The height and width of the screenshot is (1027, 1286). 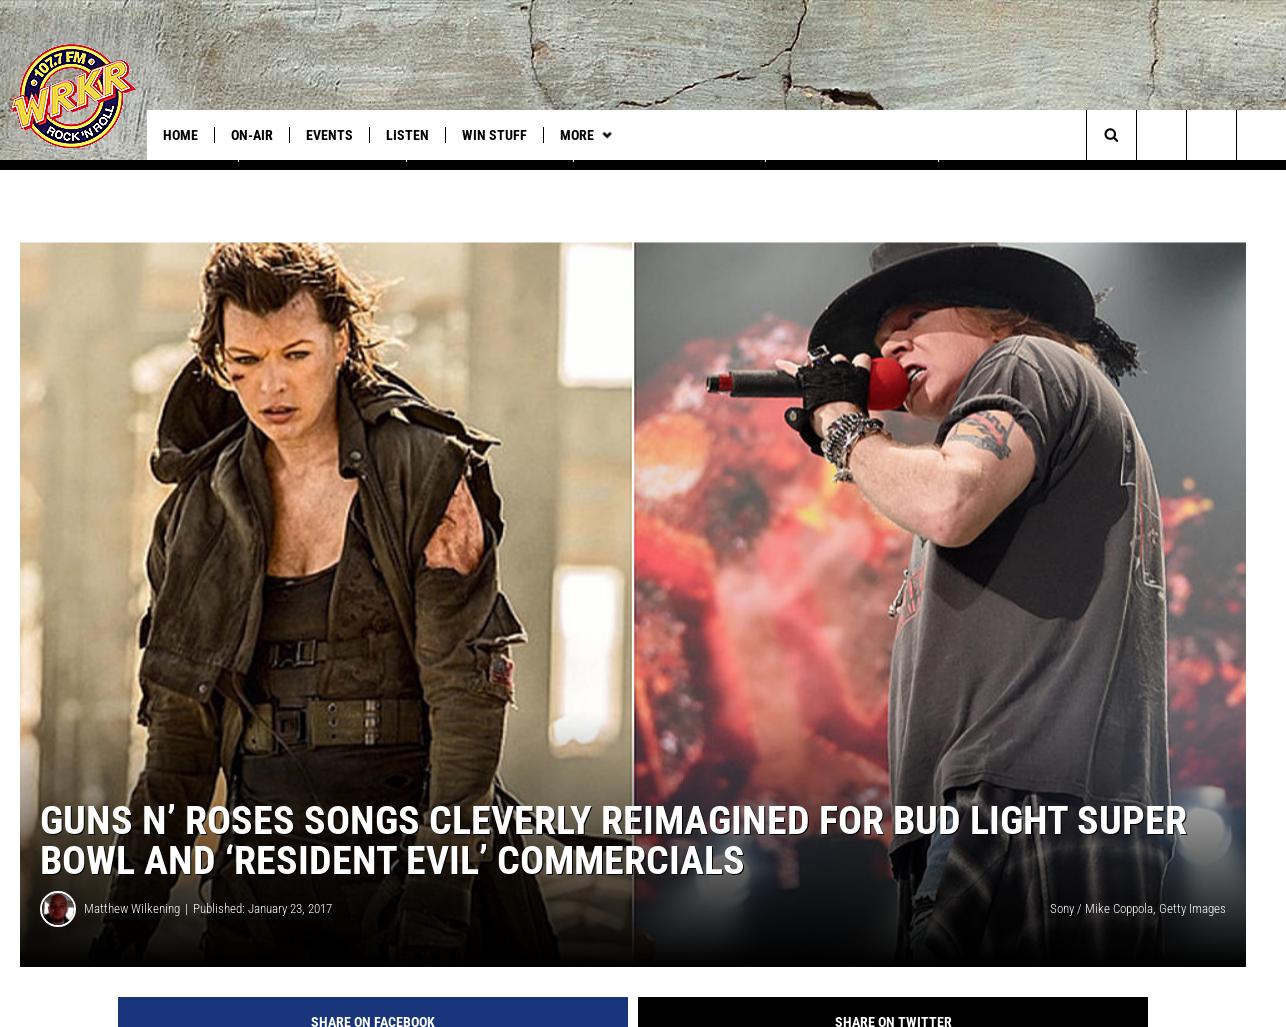 I want to click on 'TSO in Philly', so click(x=182, y=175).